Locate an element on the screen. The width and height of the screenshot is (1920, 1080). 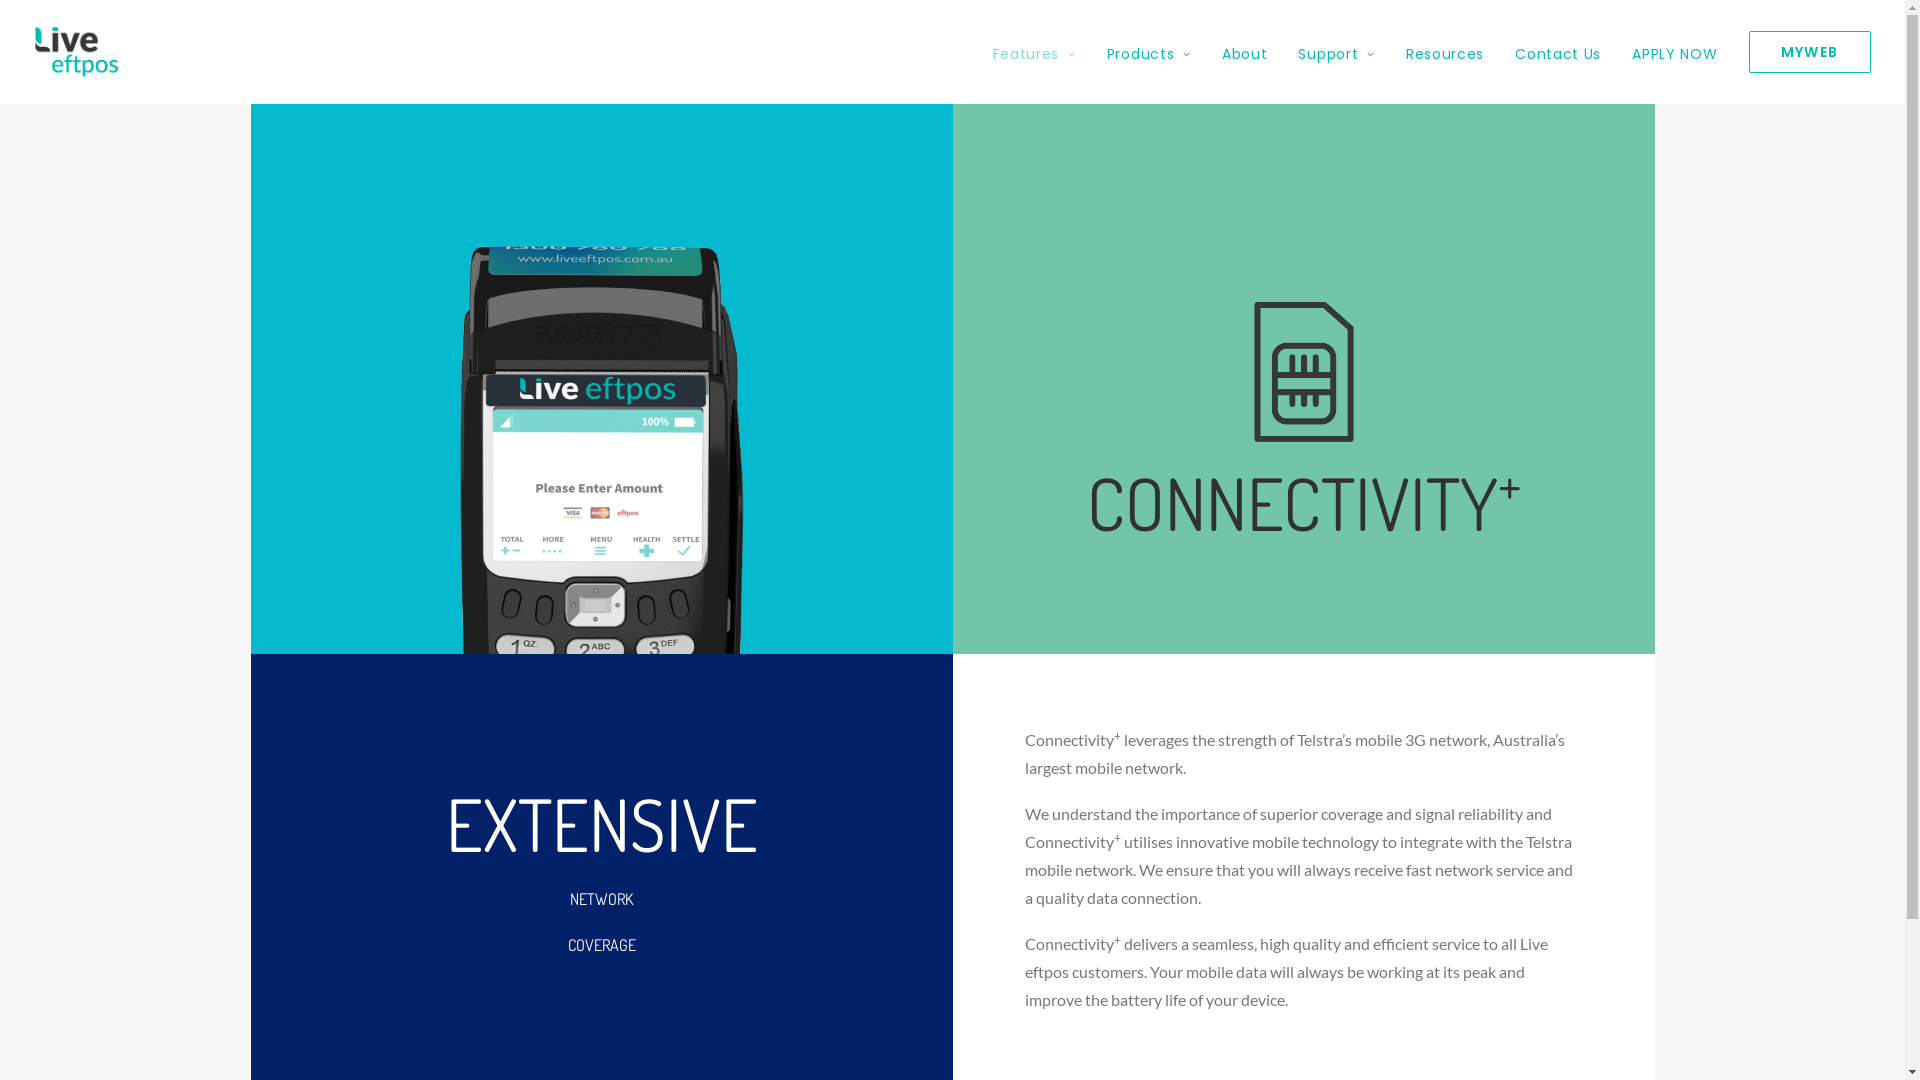
'MYWEB' is located at coordinates (1801, 50).